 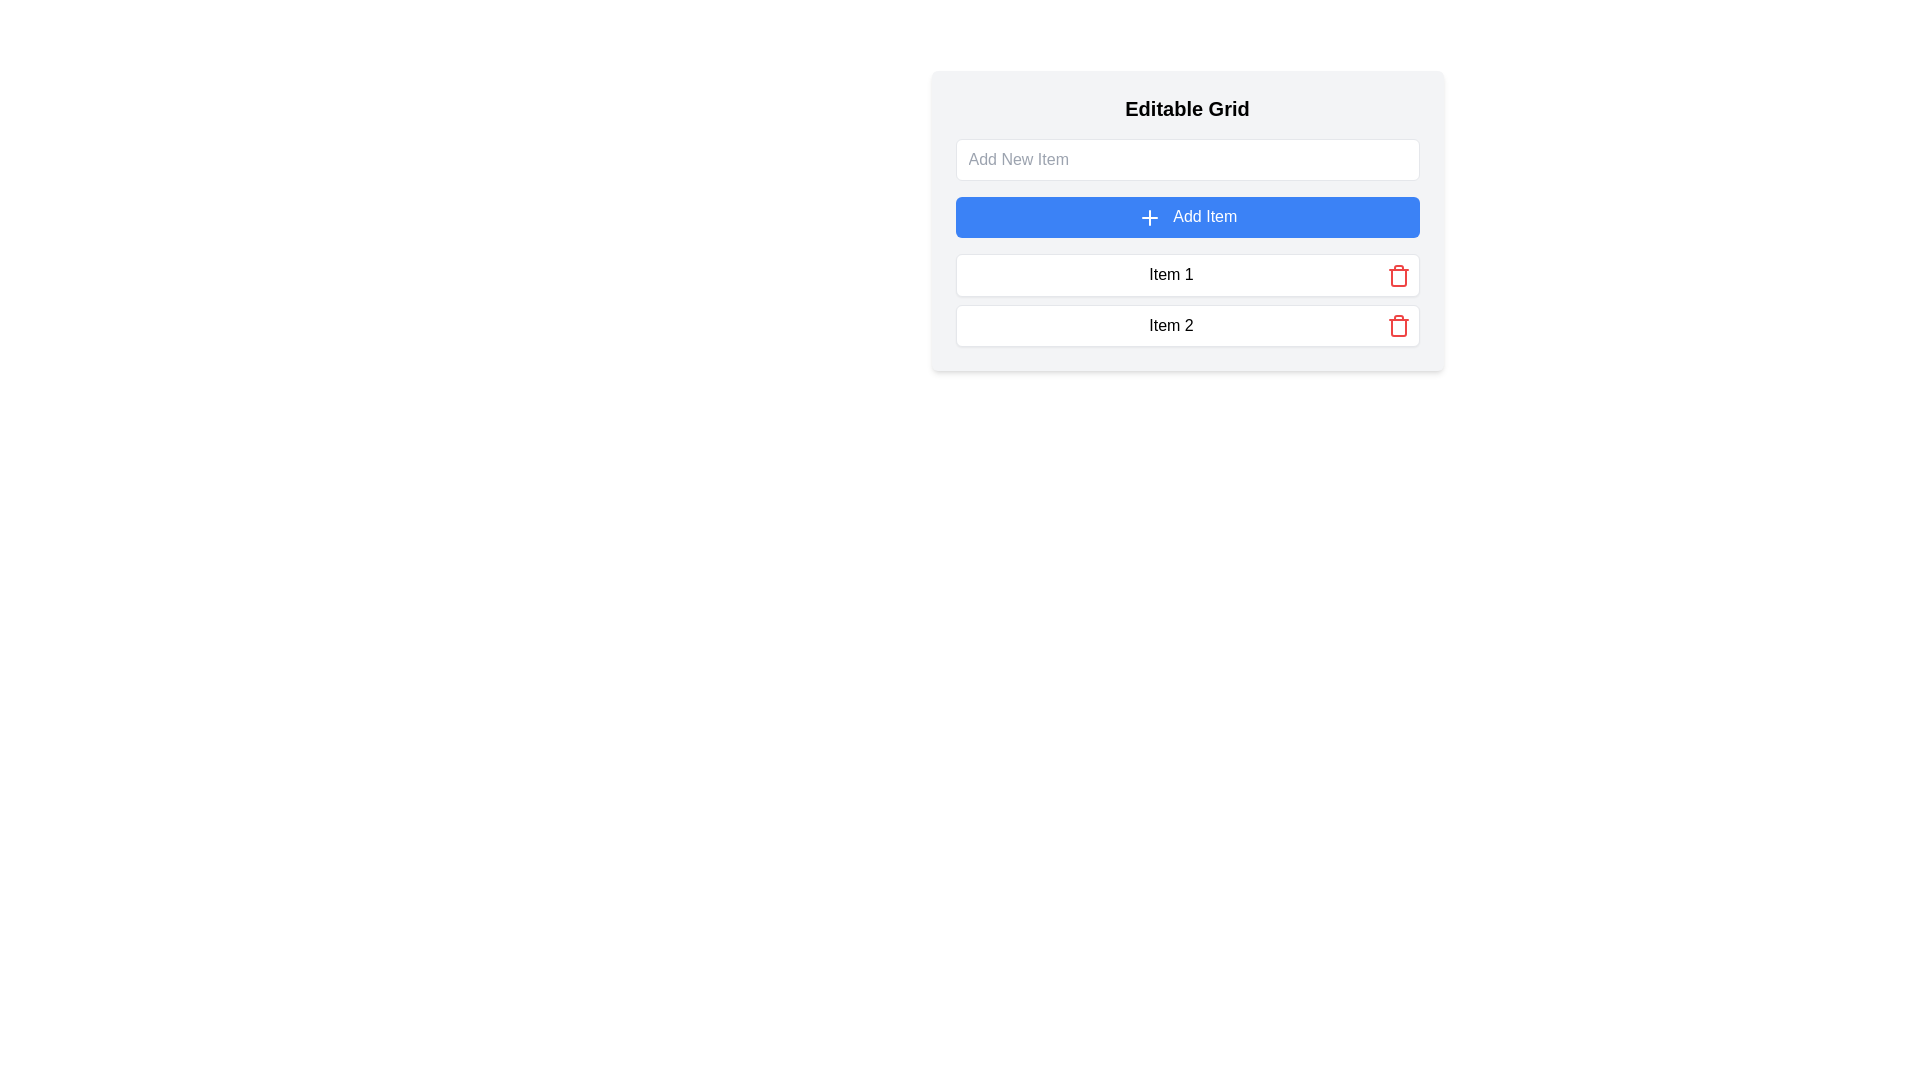 I want to click on the plus sign icon located inside the 'Add Item' button, positioned to the left of the text 'Add Item', so click(x=1149, y=217).